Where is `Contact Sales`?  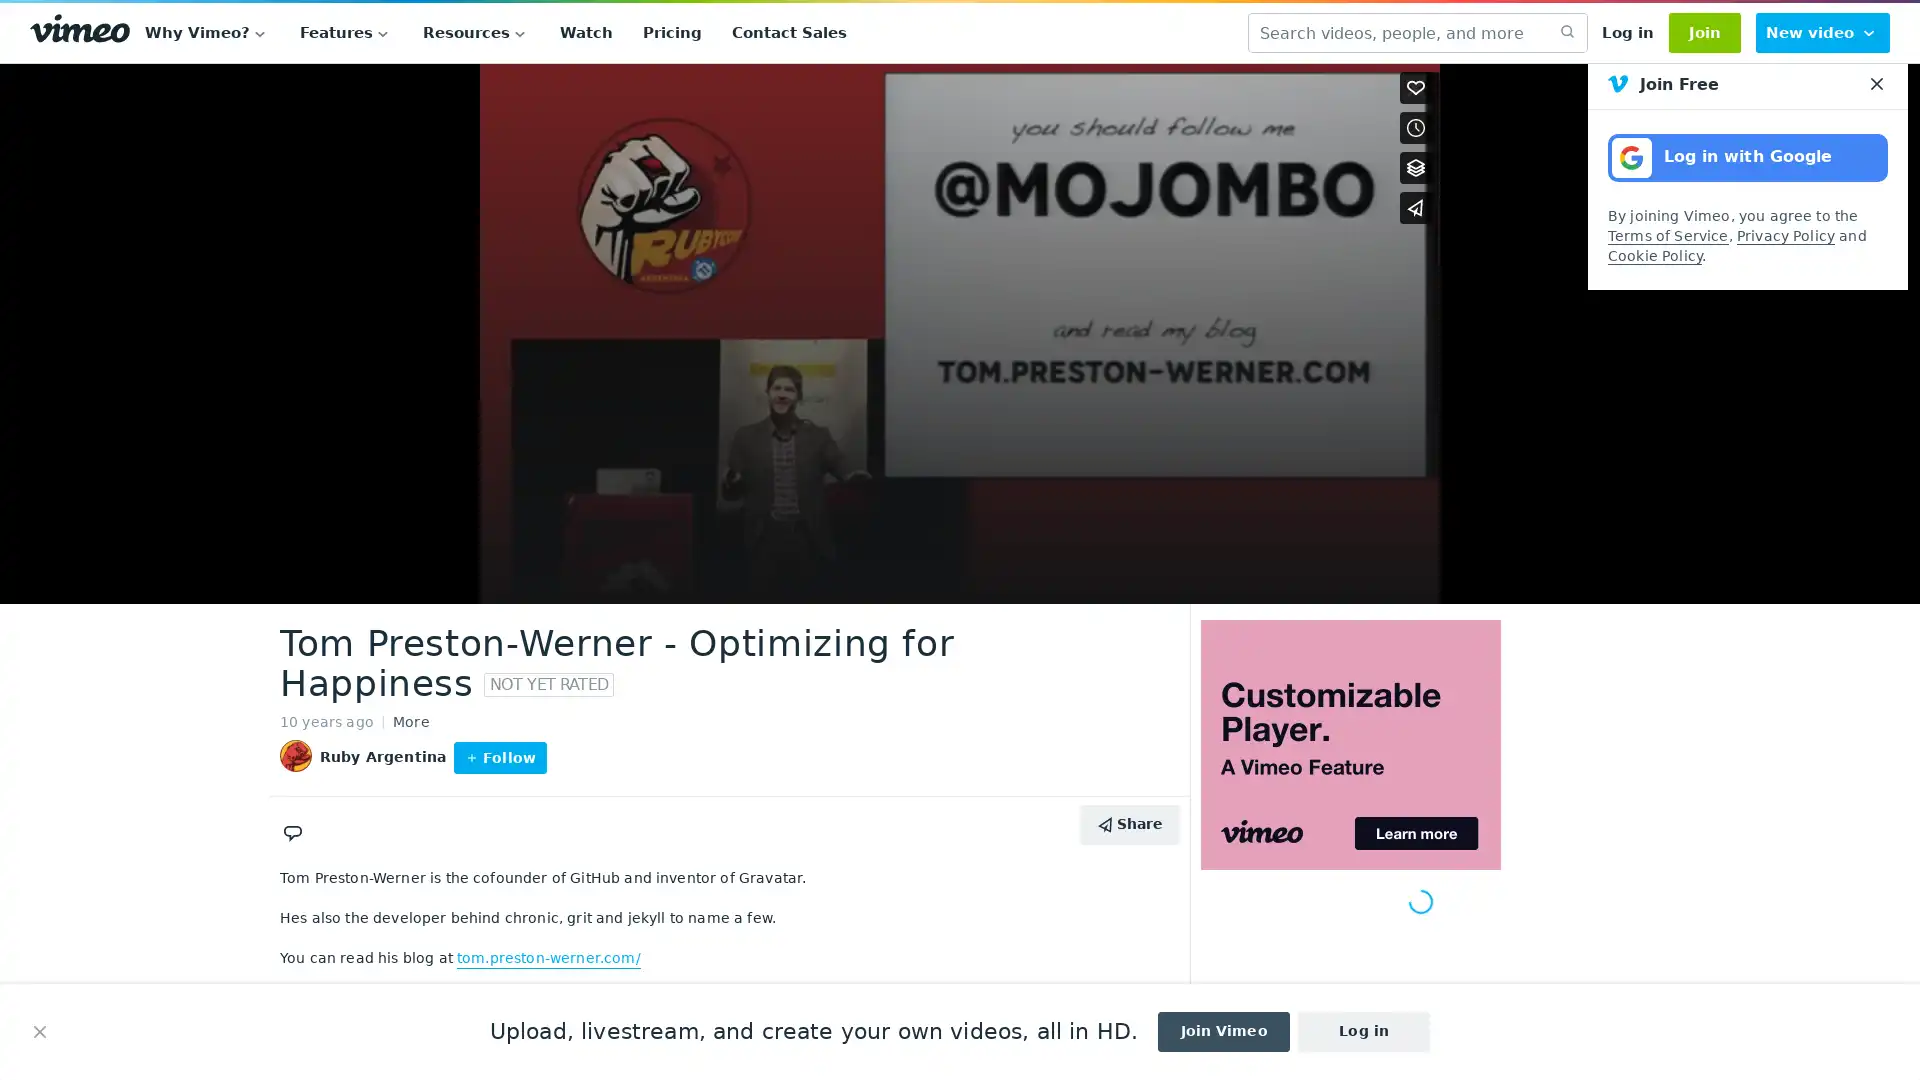 Contact Sales is located at coordinates (788, 33).